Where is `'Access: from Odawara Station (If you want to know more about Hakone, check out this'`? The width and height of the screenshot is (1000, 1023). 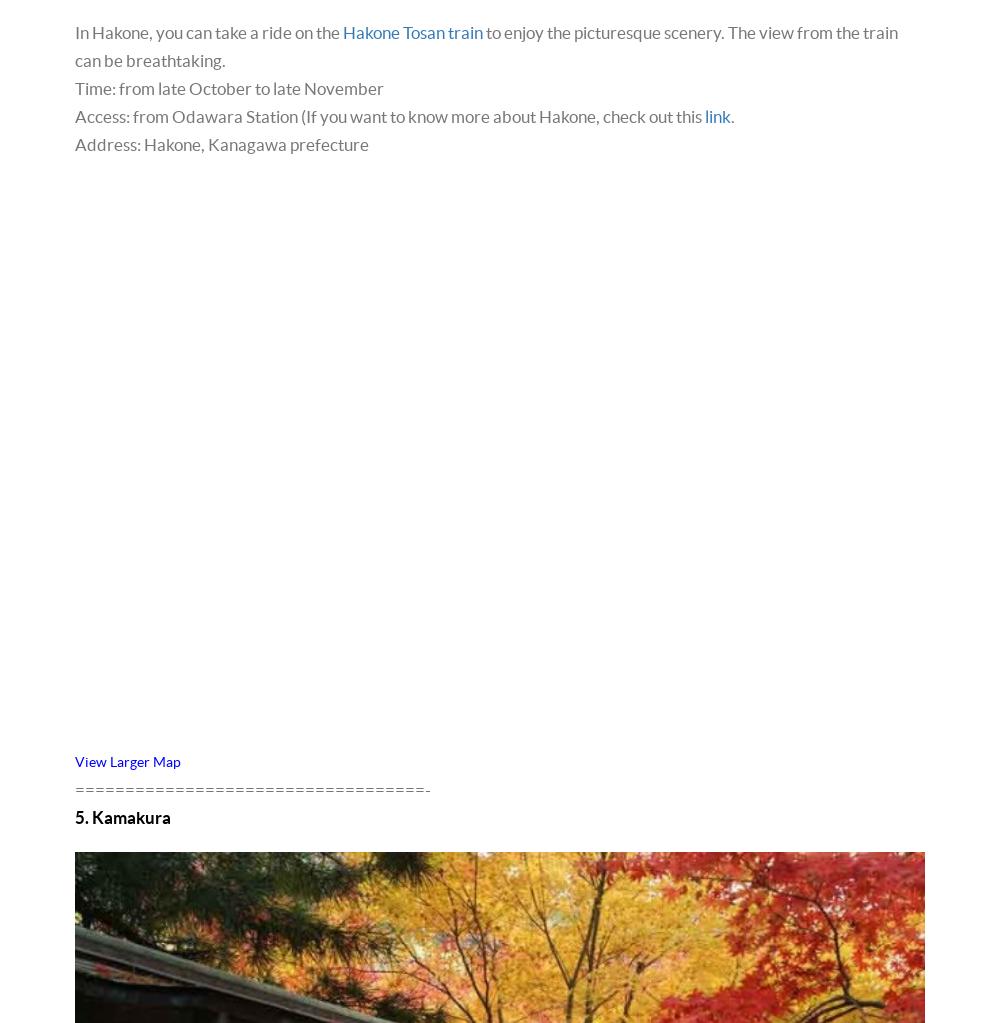
'Access: from Odawara Station (If you want to know more about Hakone, check out this' is located at coordinates (390, 115).